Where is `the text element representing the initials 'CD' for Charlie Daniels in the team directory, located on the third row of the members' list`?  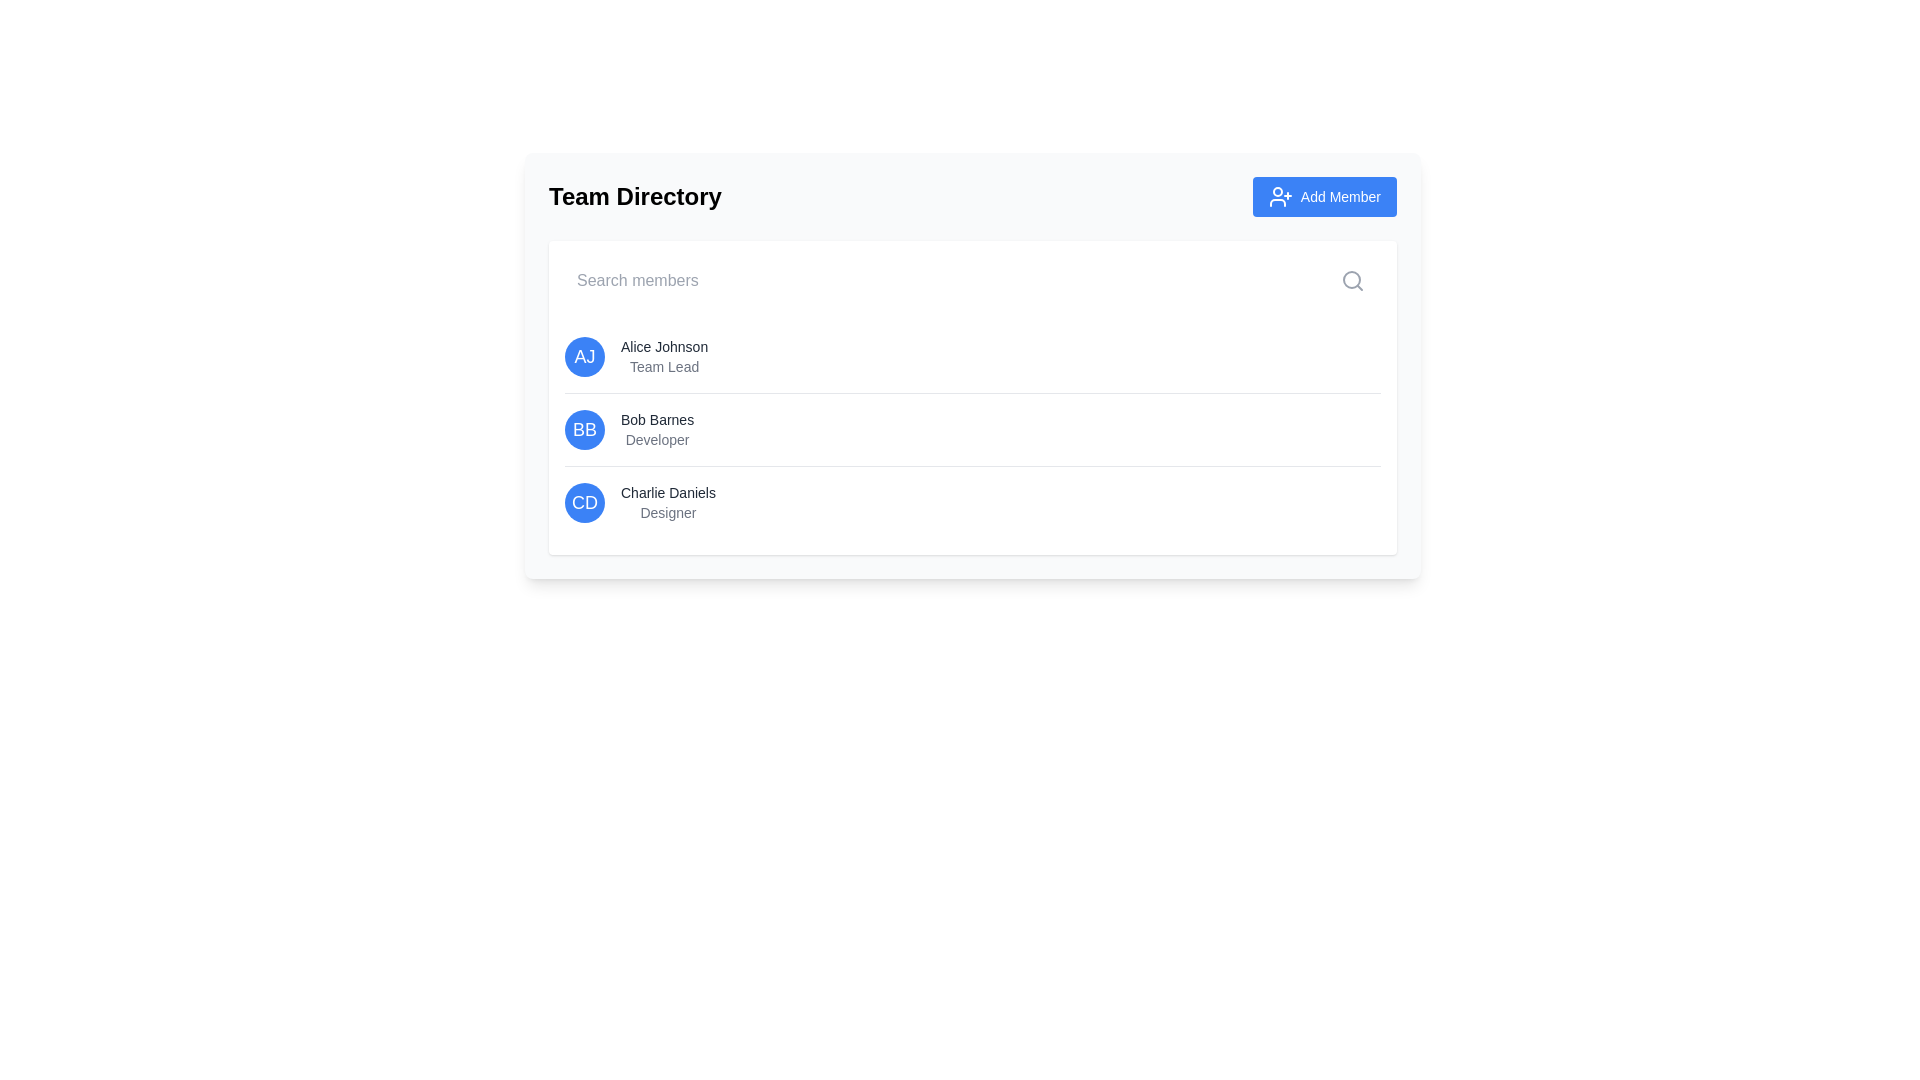
the text element representing the initials 'CD' for Charlie Daniels in the team directory, located on the third row of the members' list is located at coordinates (584, 501).